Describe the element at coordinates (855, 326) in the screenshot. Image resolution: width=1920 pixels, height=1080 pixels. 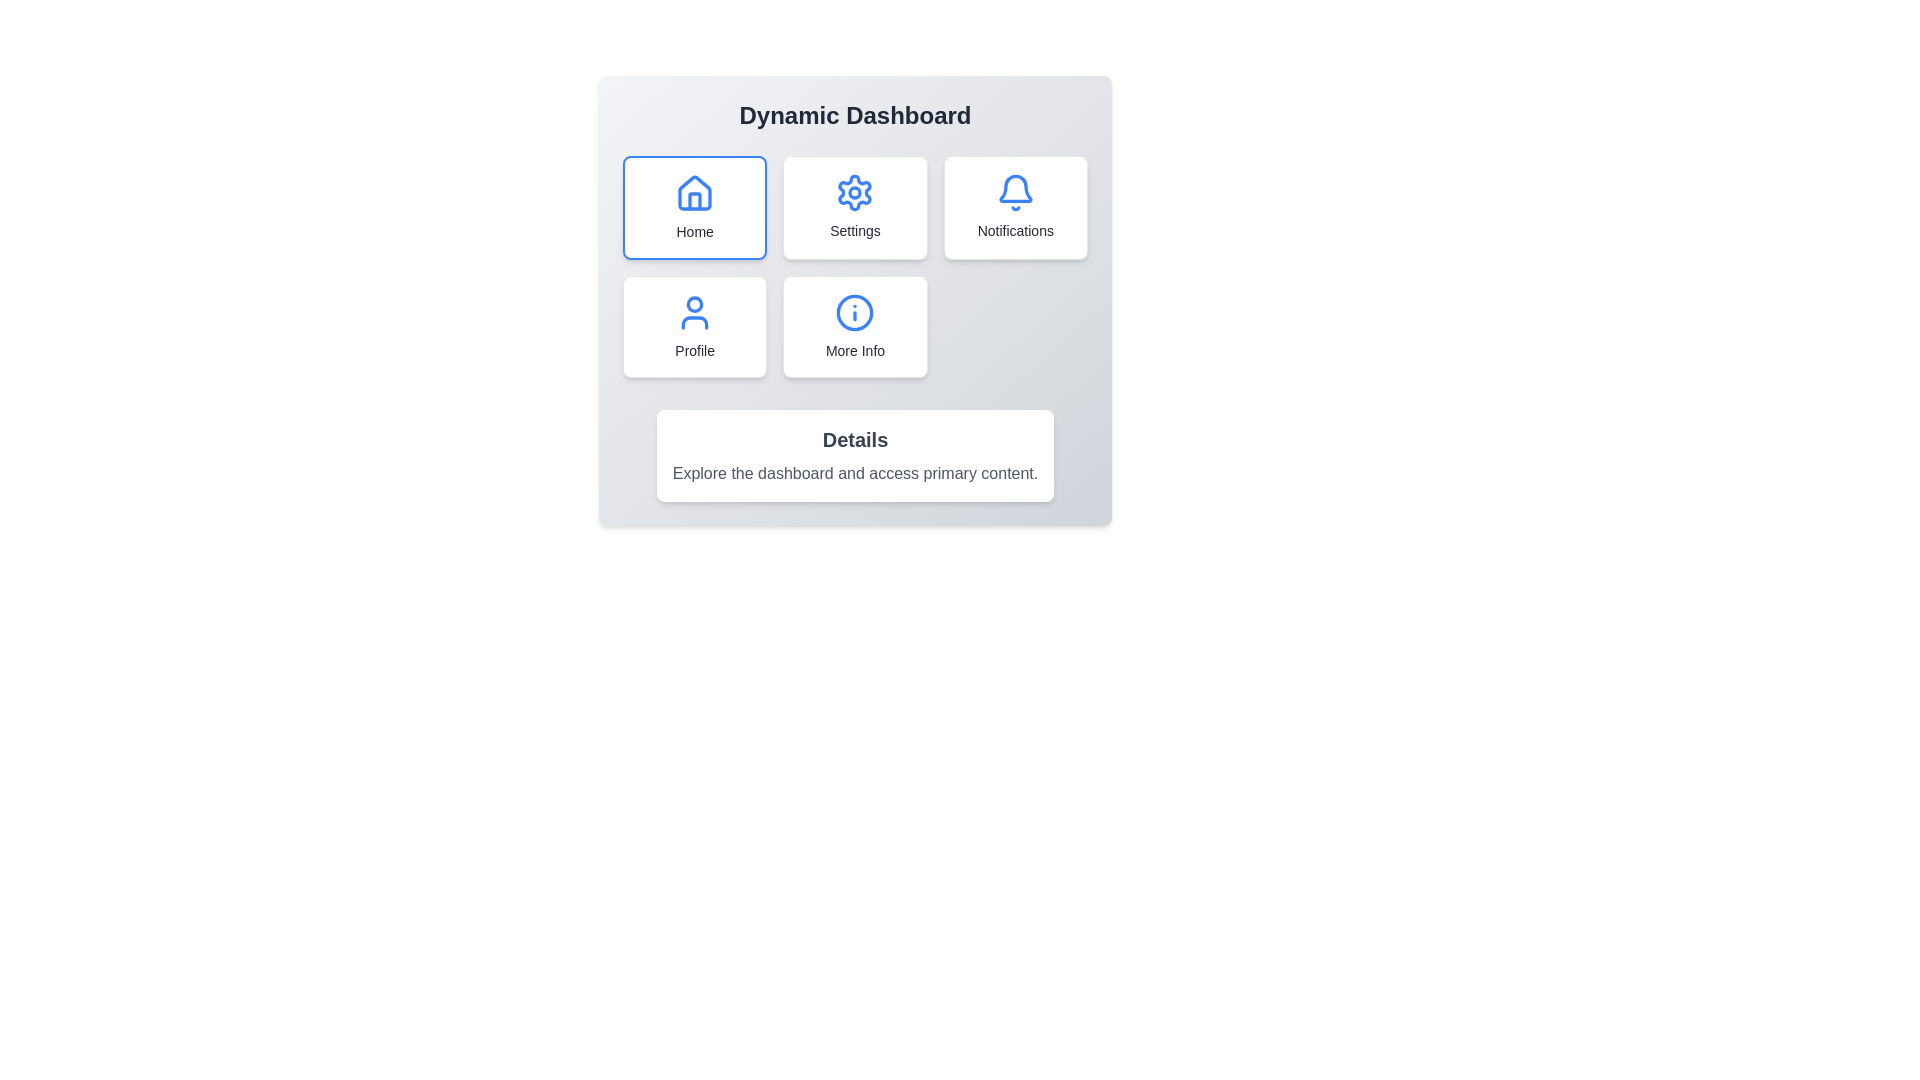
I see `the button located in the bottom center position of a 3x2 grid, below the 'Settings' button and to the right of the 'Profile' button` at that location.